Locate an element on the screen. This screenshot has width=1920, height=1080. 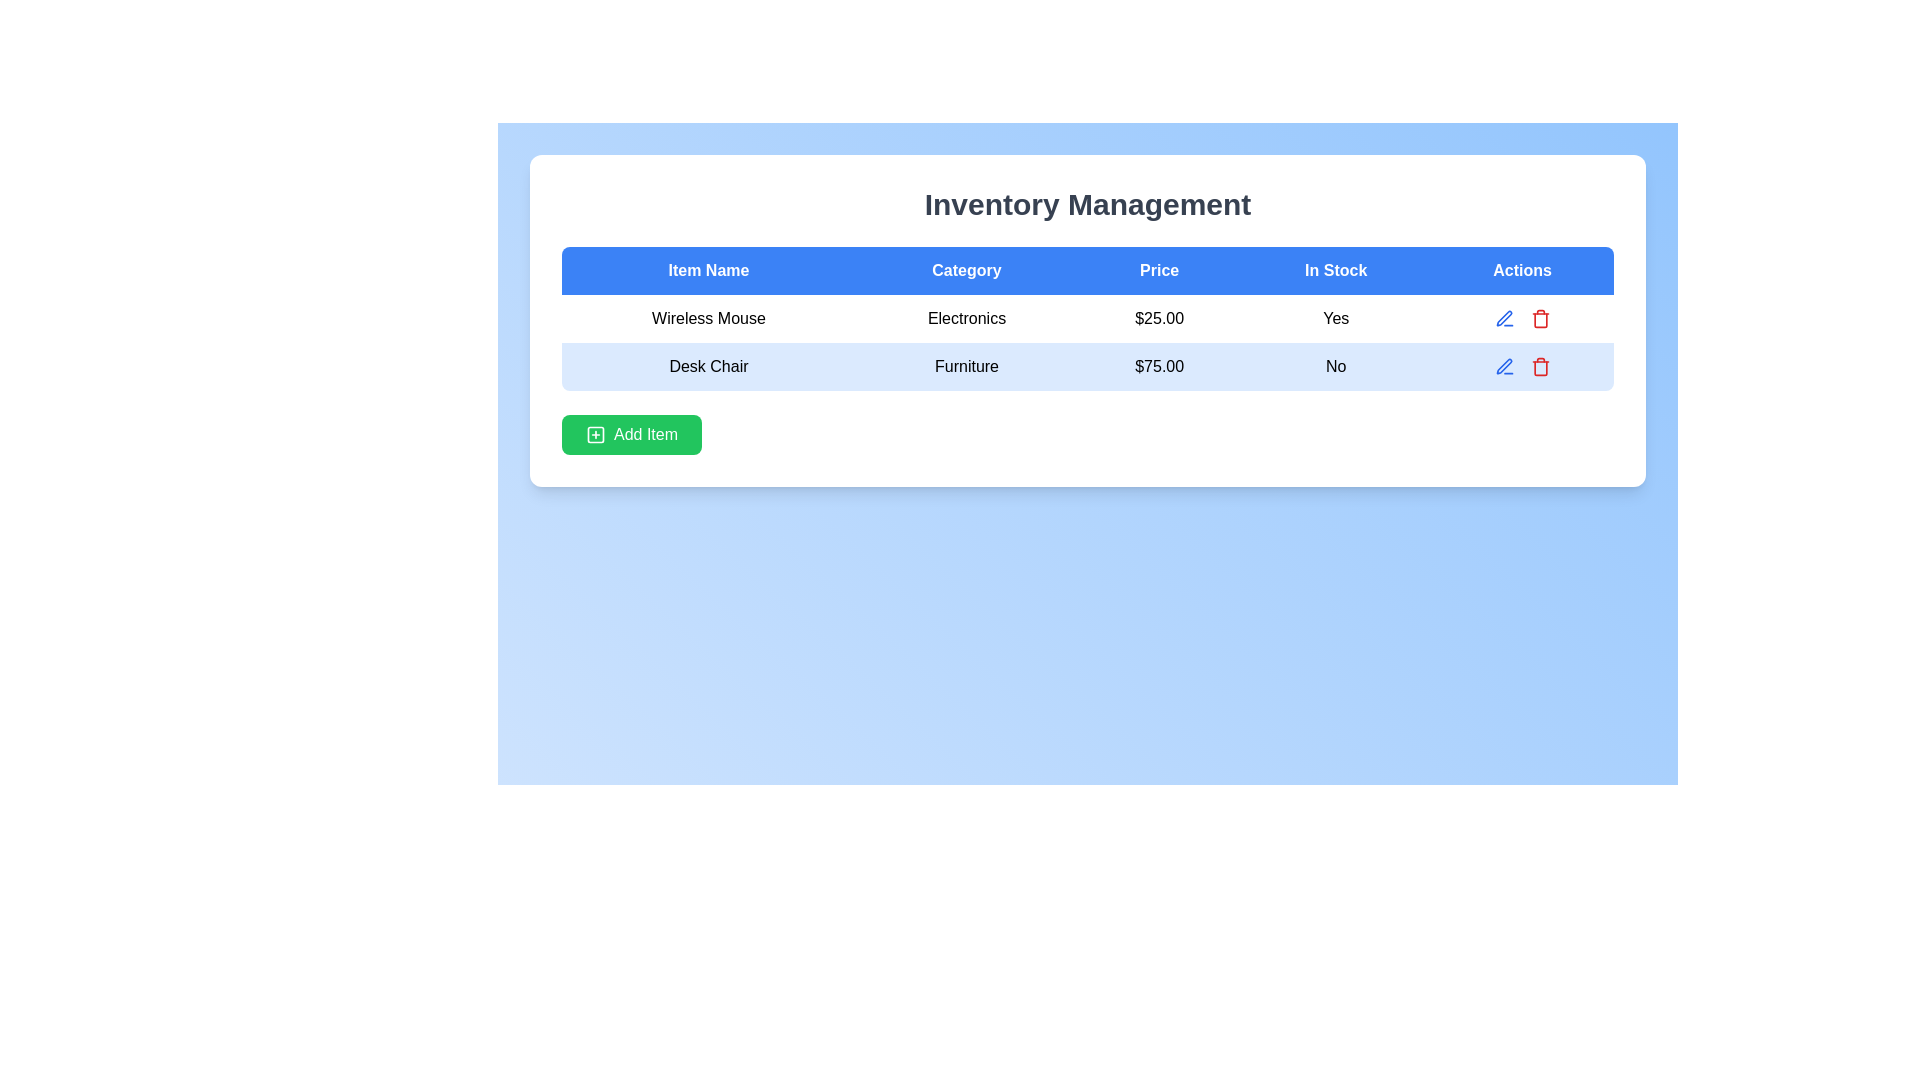
the first row of the product information table that displays the item's name, category, price, and availability status is located at coordinates (1087, 318).